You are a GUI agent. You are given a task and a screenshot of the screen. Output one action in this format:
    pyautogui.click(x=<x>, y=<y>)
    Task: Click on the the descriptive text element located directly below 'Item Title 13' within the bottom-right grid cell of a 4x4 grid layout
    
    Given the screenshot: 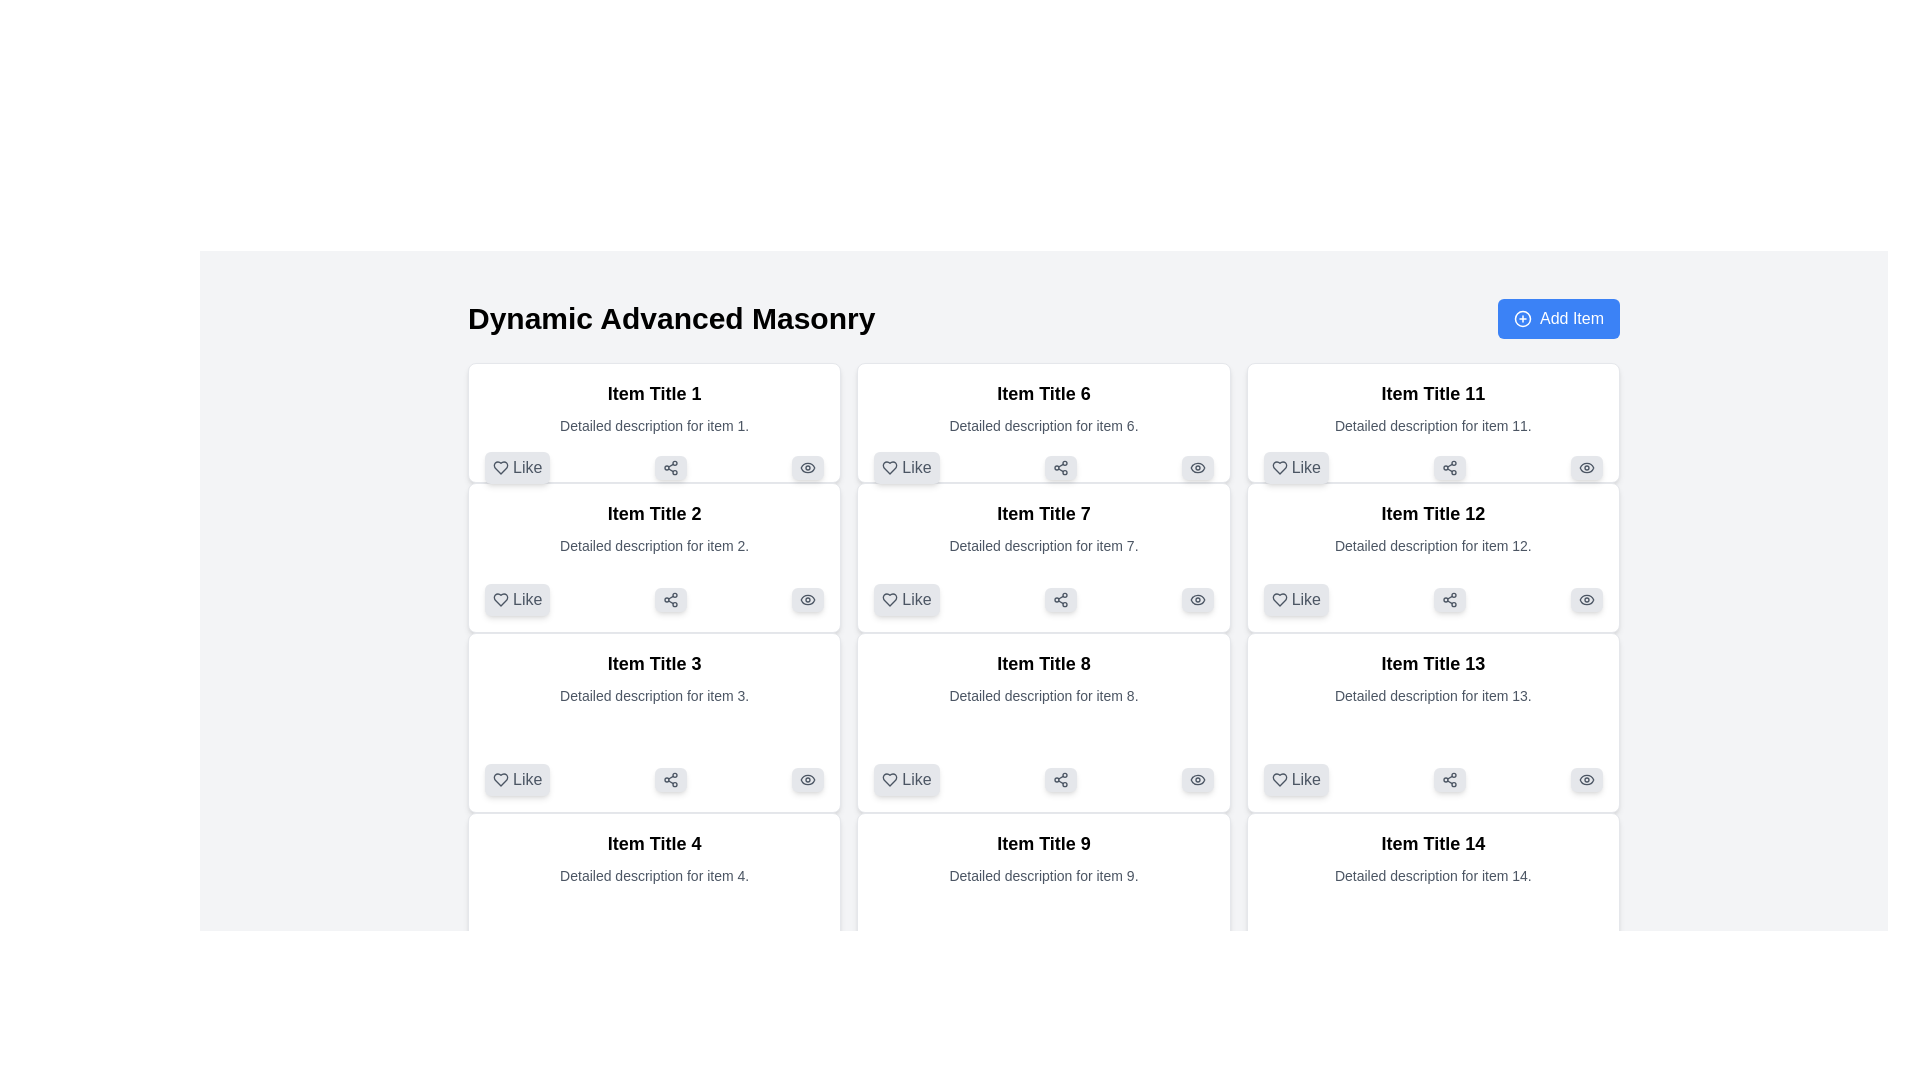 What is the action you would take?
    pyautogui.click(x=1432, y=694)
    